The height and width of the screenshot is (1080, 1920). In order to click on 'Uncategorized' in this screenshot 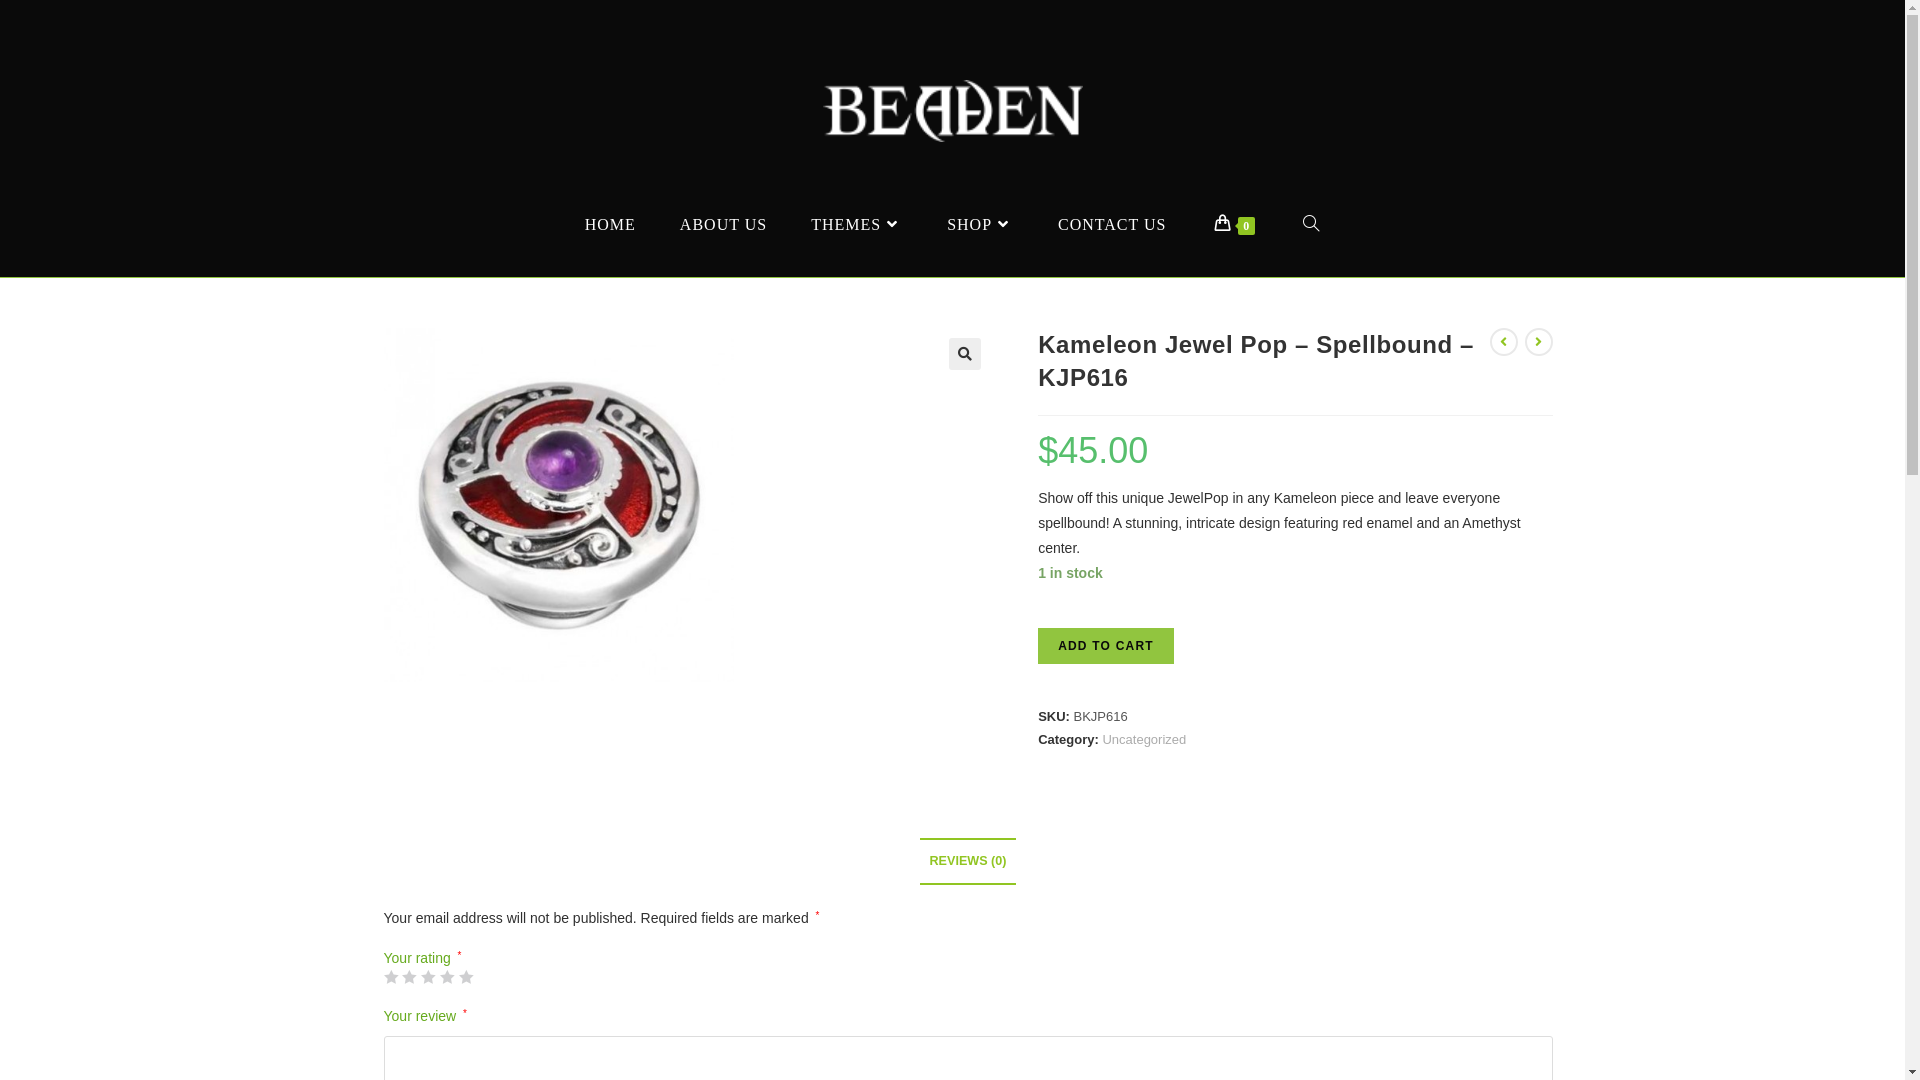, I will do `click(1143, 739)`.